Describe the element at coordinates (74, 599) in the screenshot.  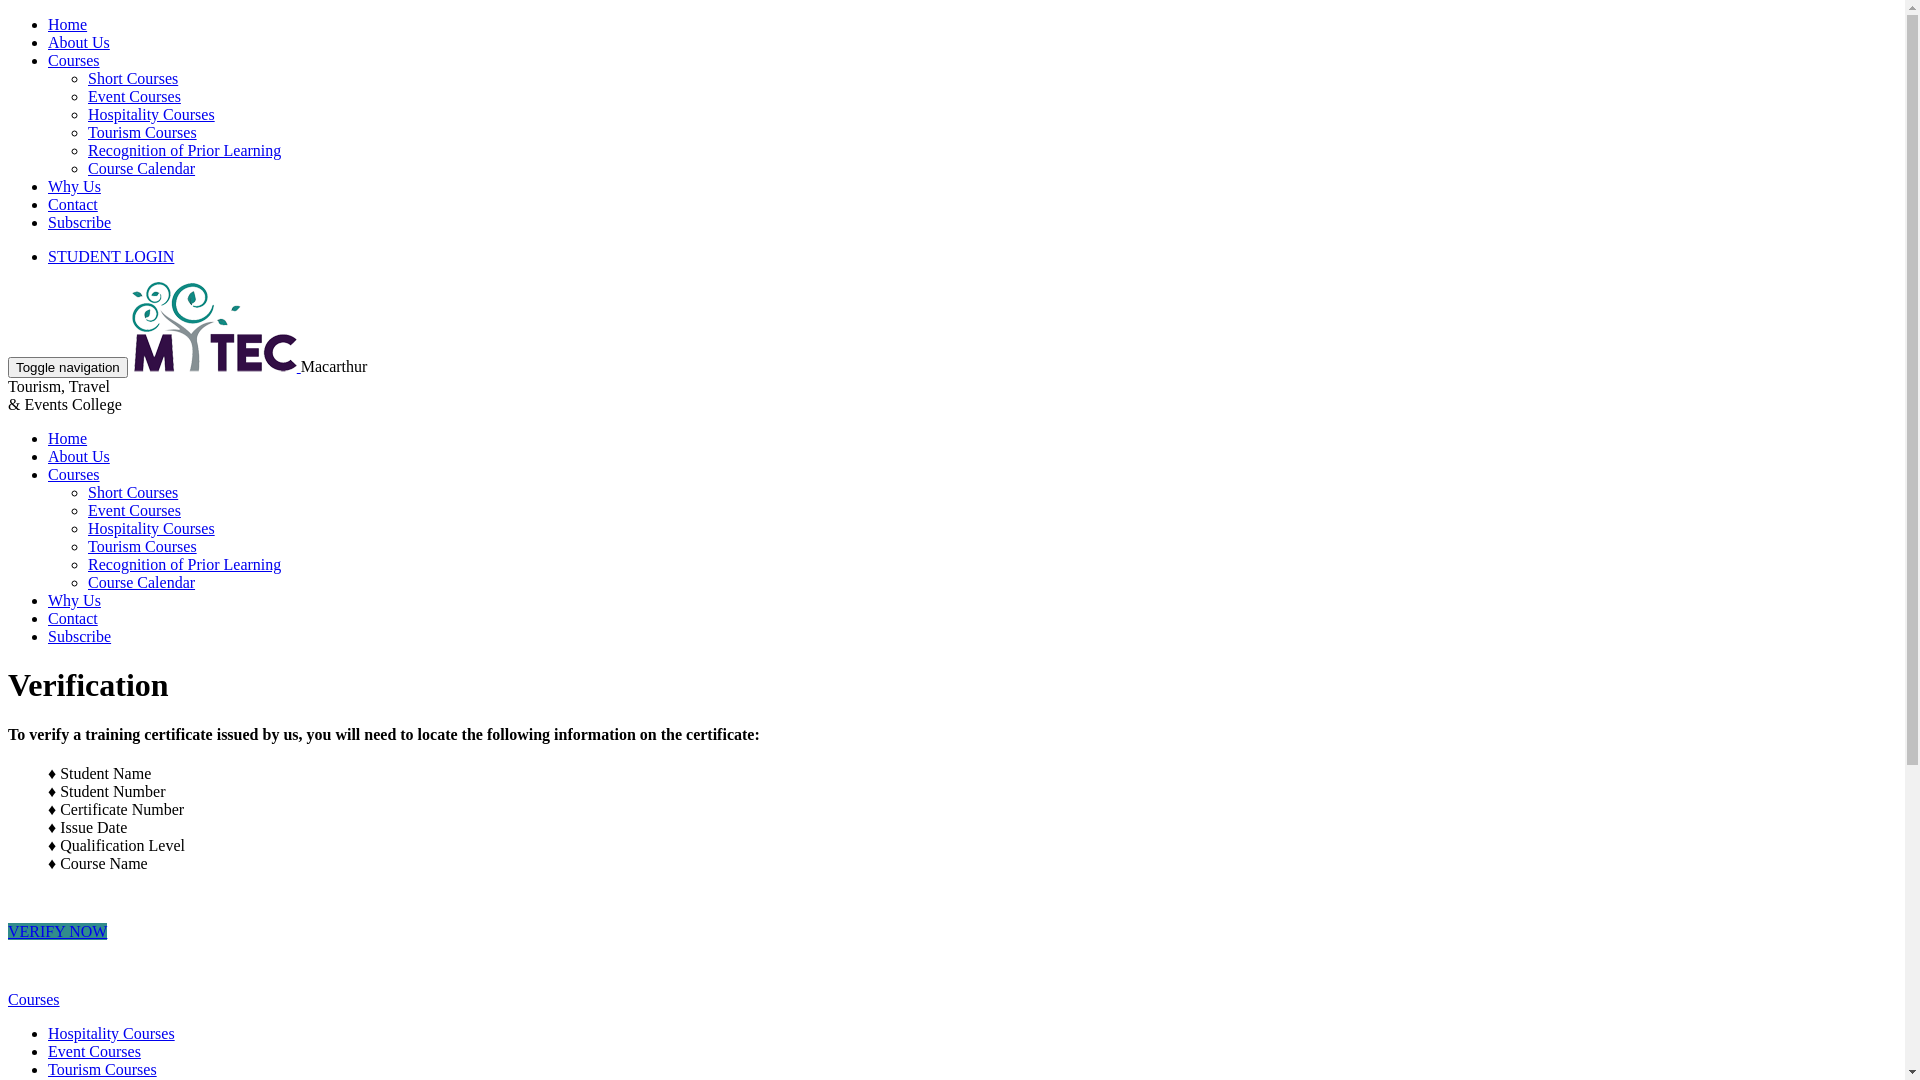
I see `'Why Us'` at that location.